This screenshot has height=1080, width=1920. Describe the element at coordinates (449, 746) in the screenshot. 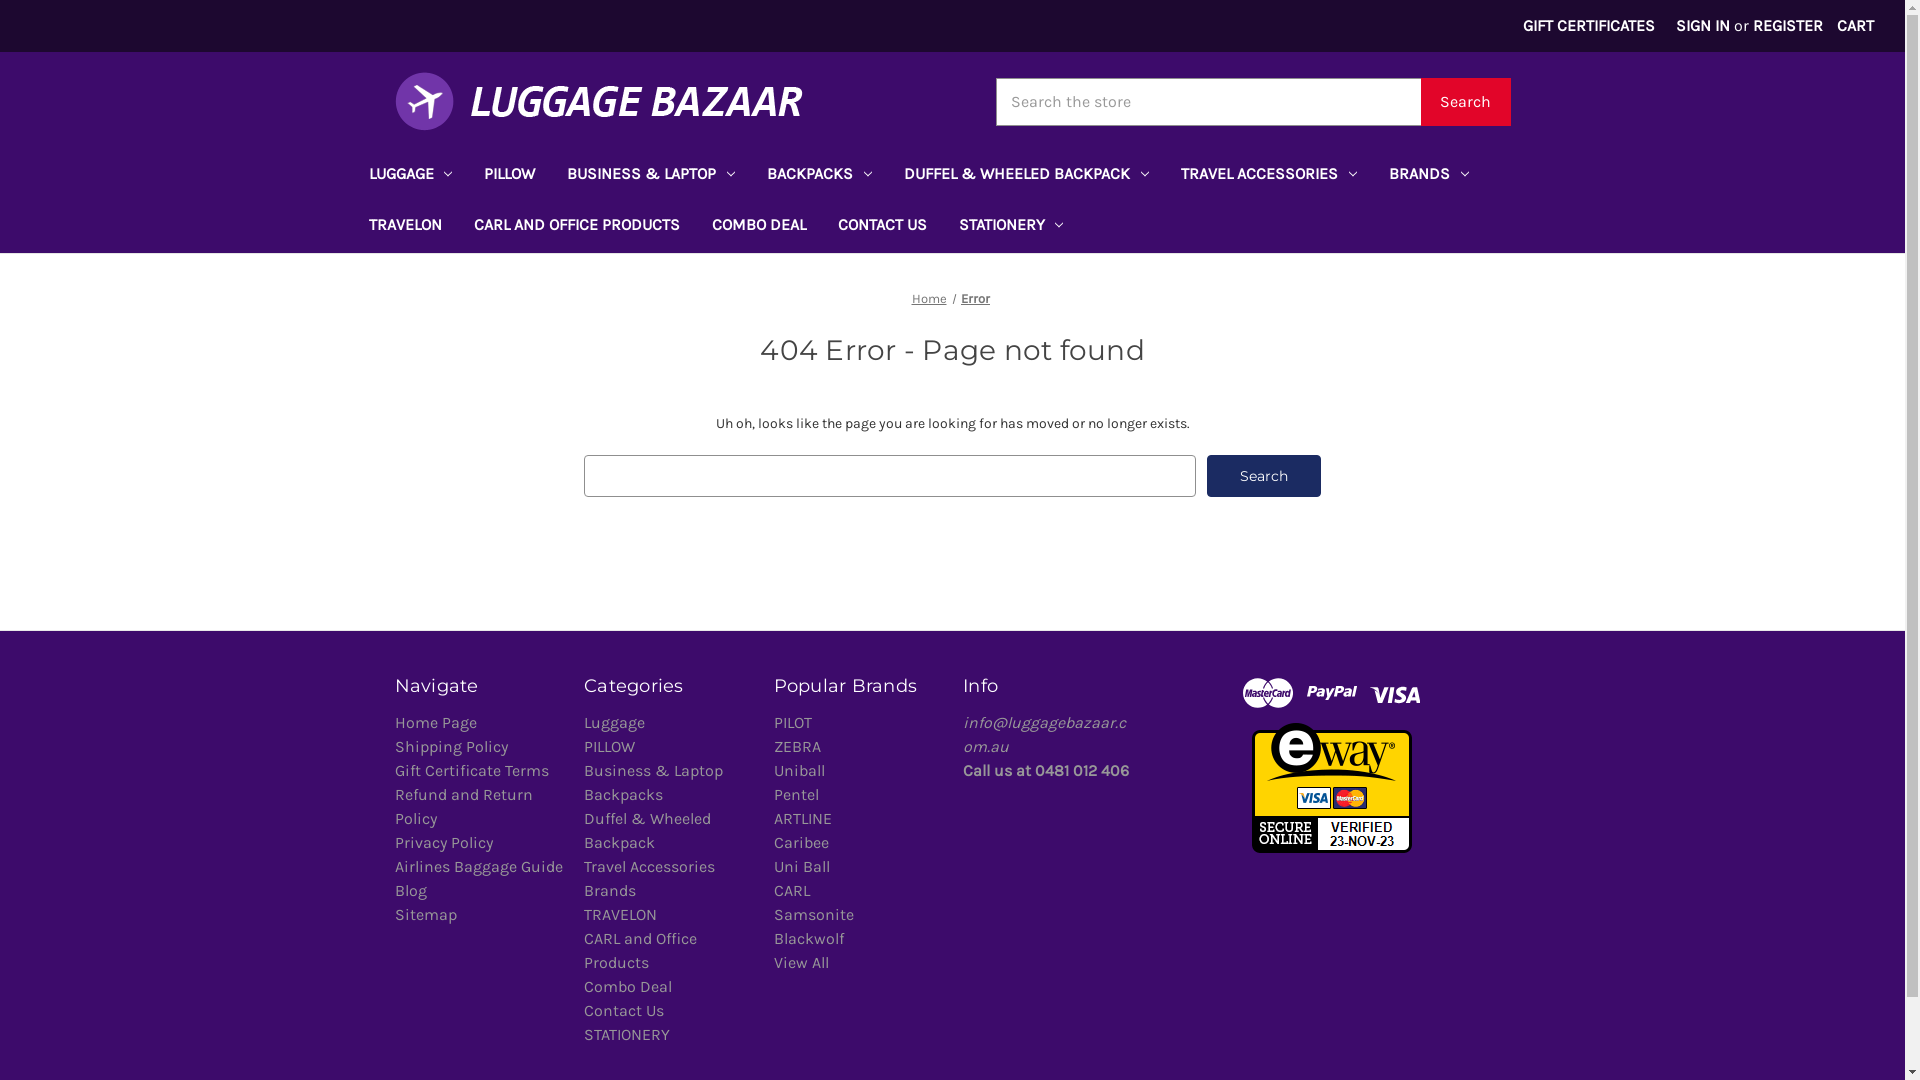

I see `'Shipping Policy'` at that location.